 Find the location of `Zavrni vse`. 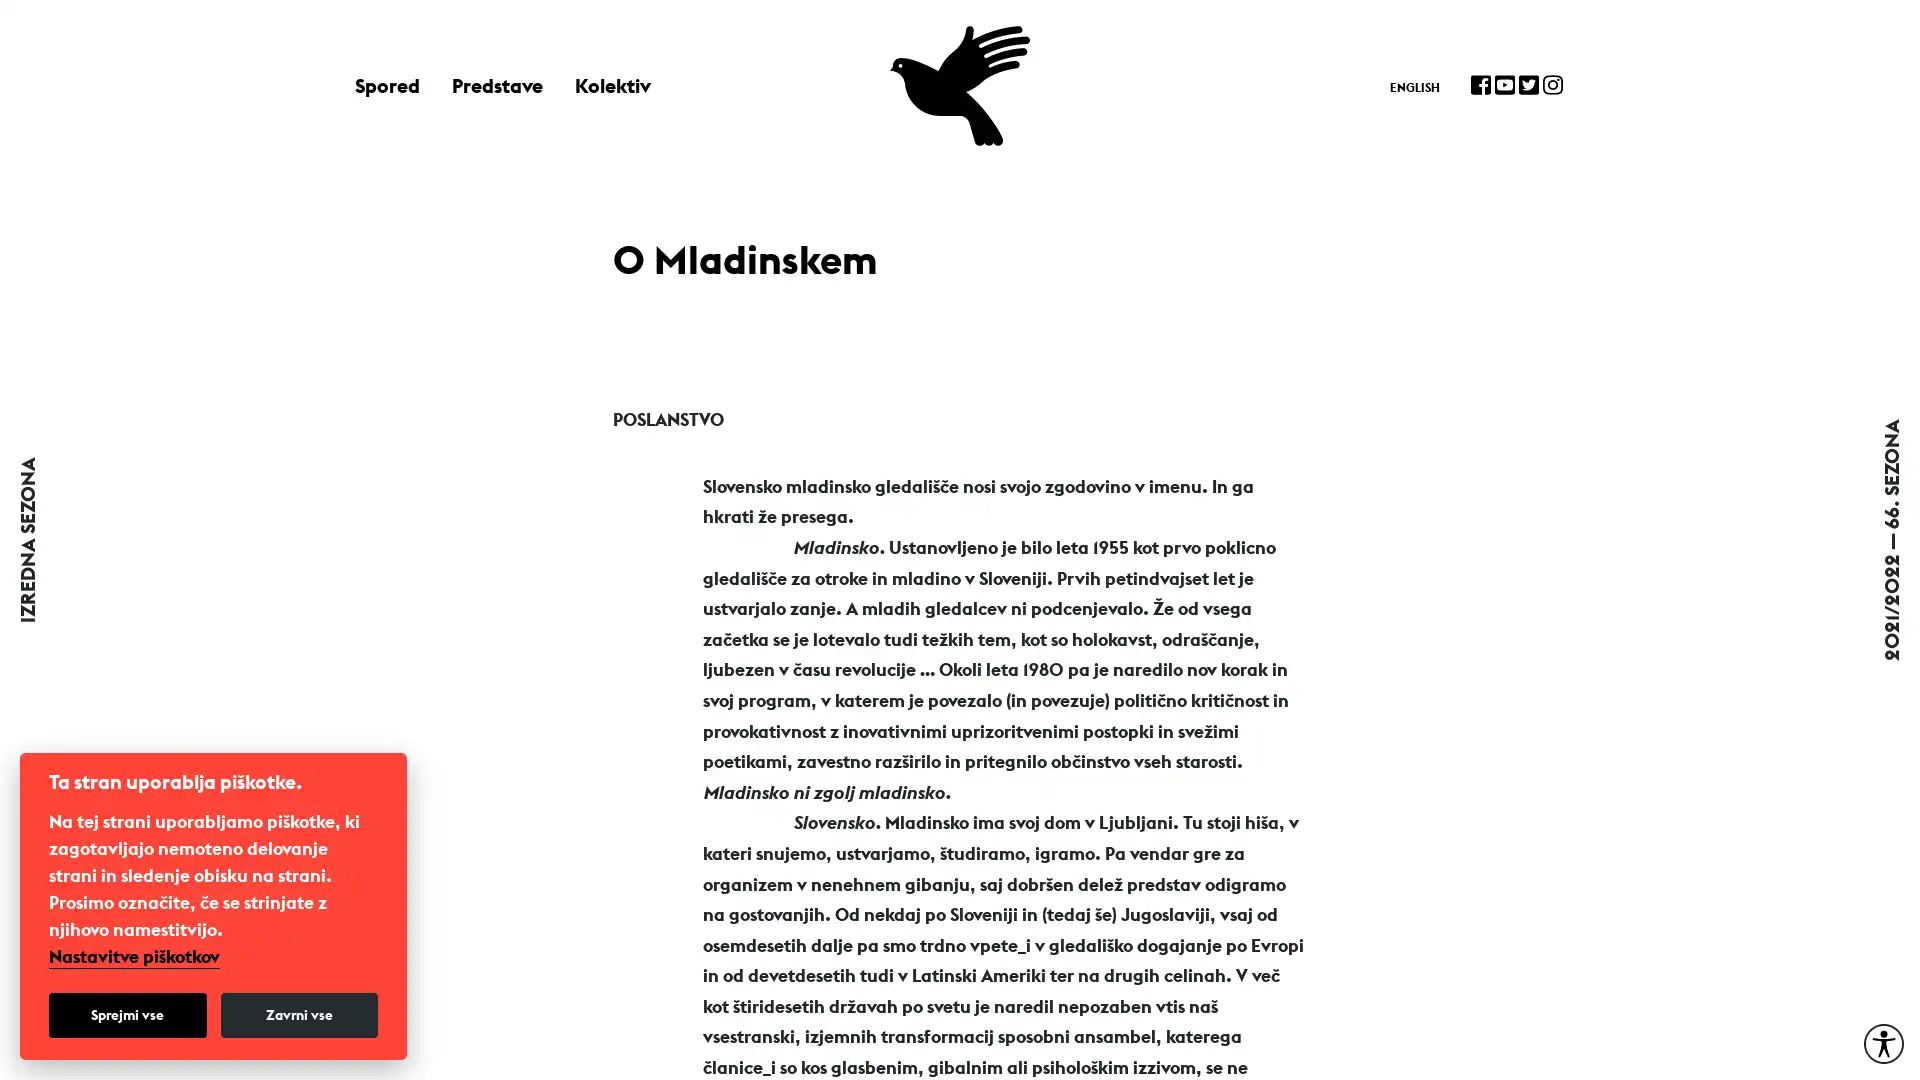

Zavrni vse is located at coordinates (297, 1014).